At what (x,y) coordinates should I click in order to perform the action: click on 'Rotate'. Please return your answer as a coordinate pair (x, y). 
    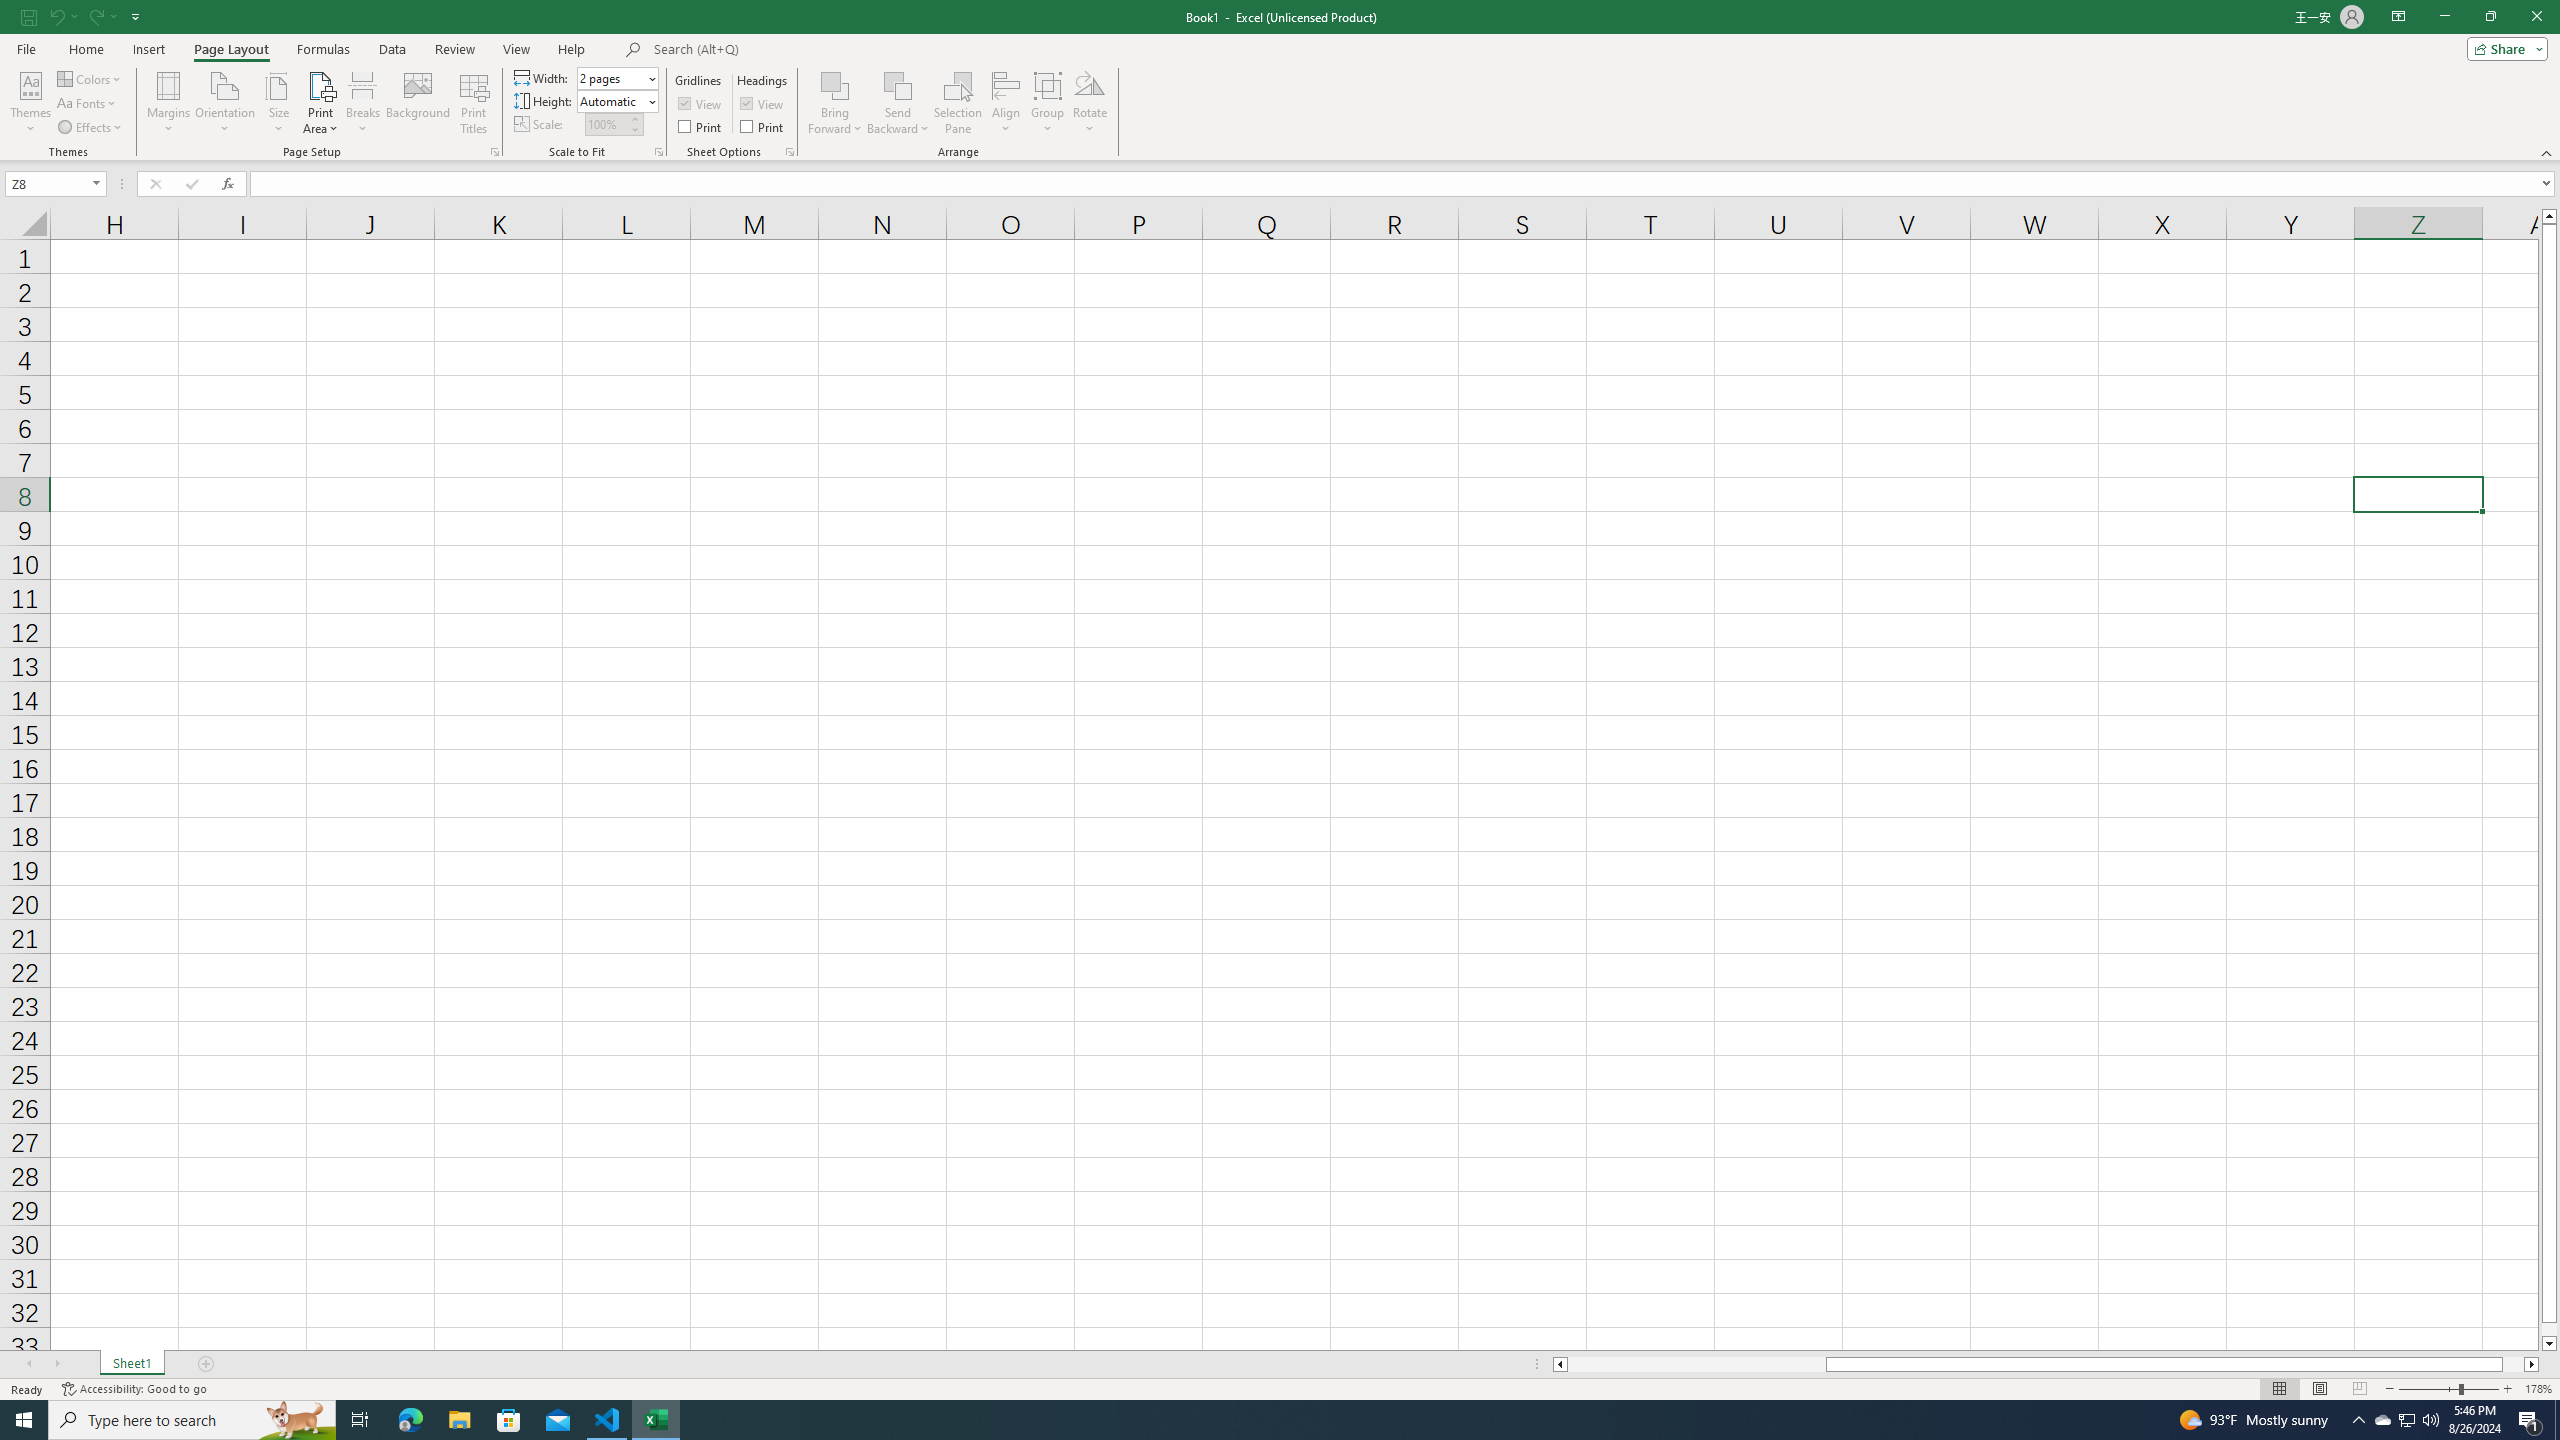
    Looking at the image, I should click on (1089, 103).